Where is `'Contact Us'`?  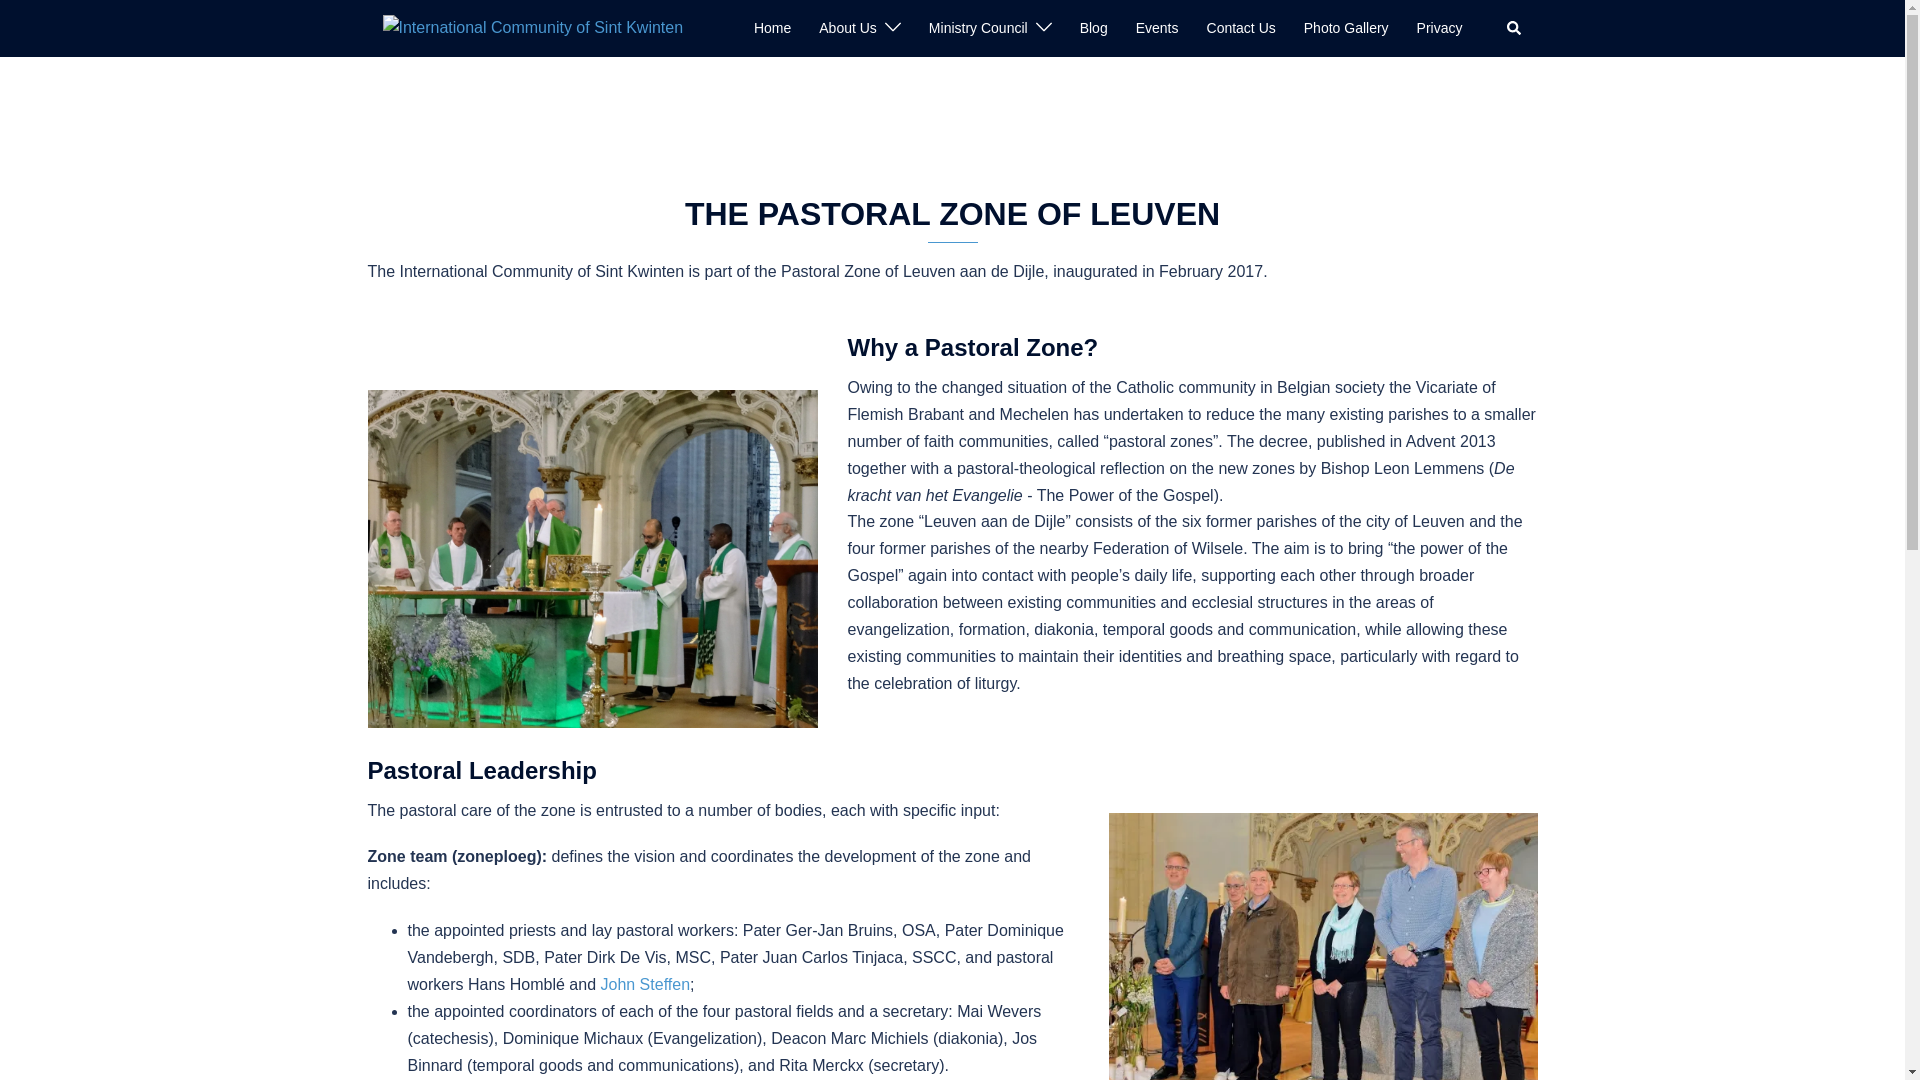
'Contact Us' is located at coordinates (1240, 29).